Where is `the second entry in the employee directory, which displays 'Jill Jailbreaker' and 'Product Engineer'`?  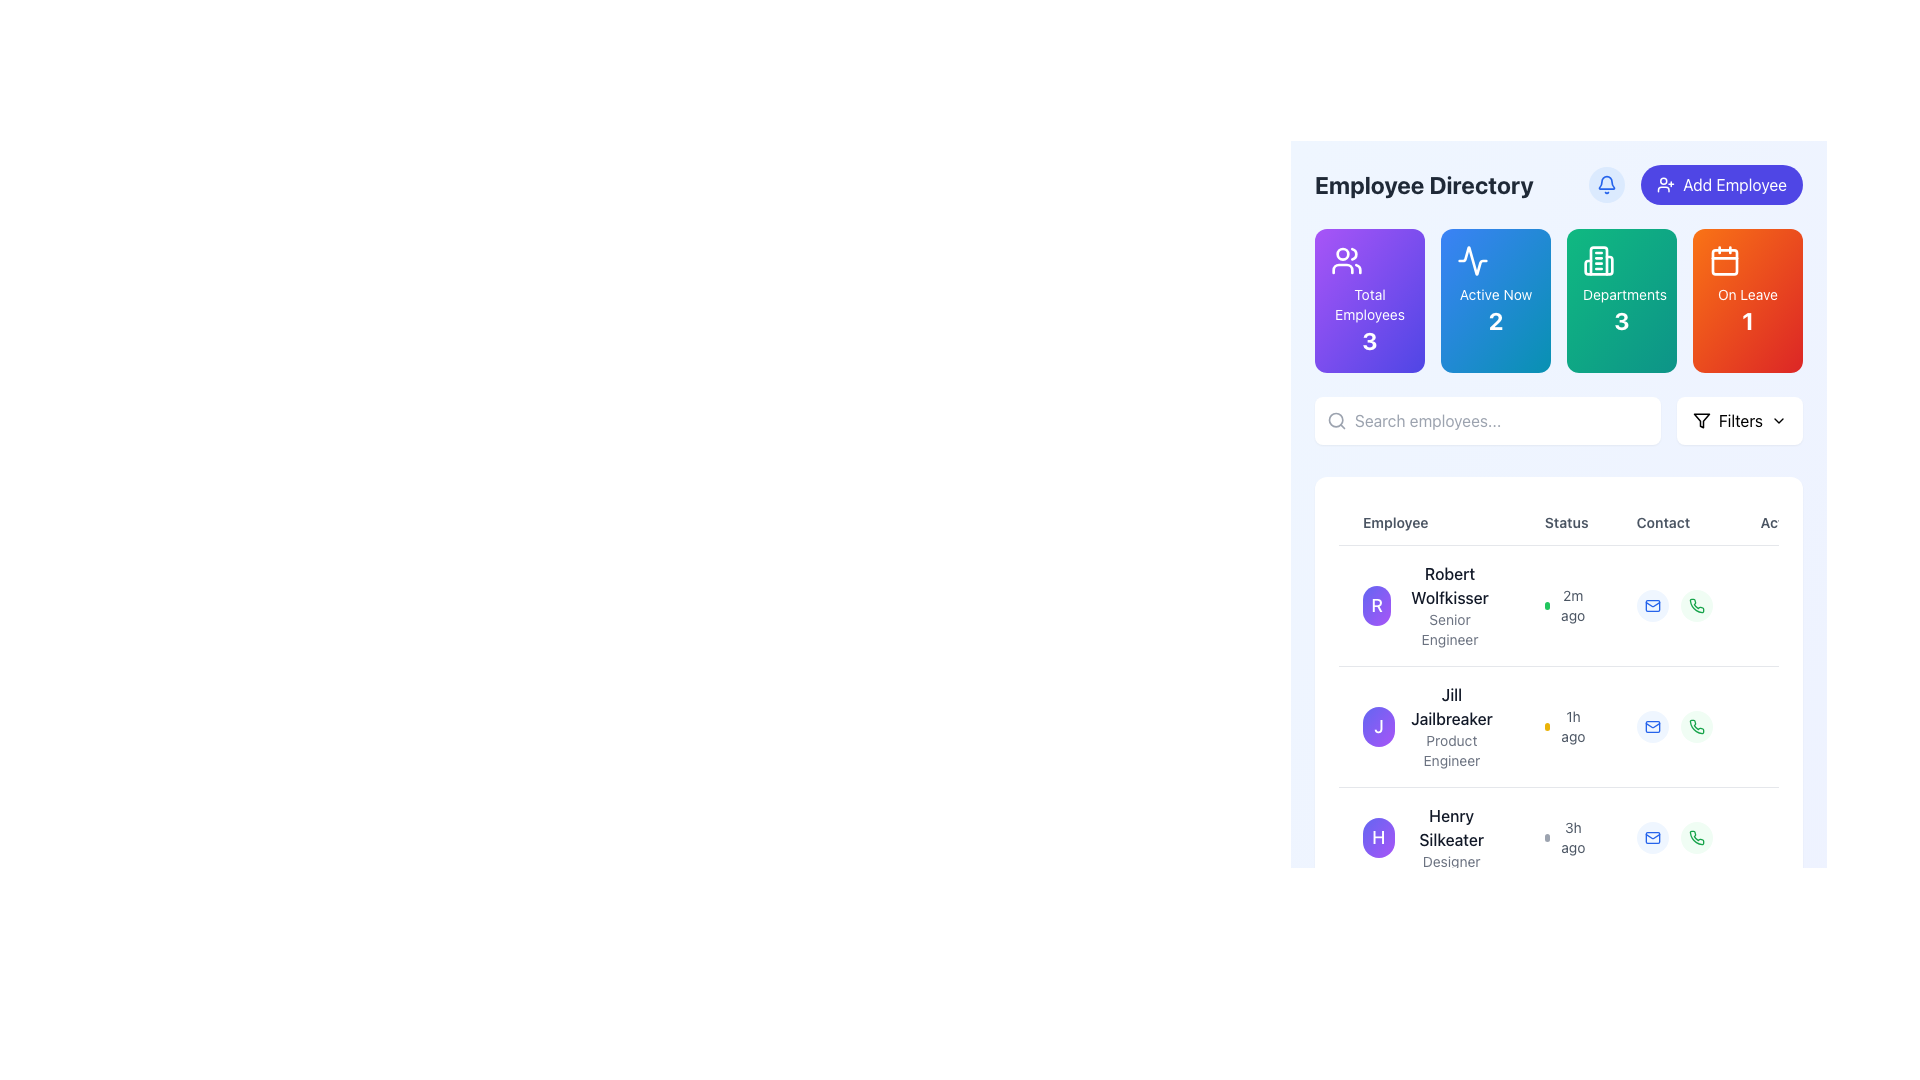 the second entry in the employee directory, which displays 'Jill Jailbreaker' and 'Product Engineer' is located at coordinates (1428, 726).